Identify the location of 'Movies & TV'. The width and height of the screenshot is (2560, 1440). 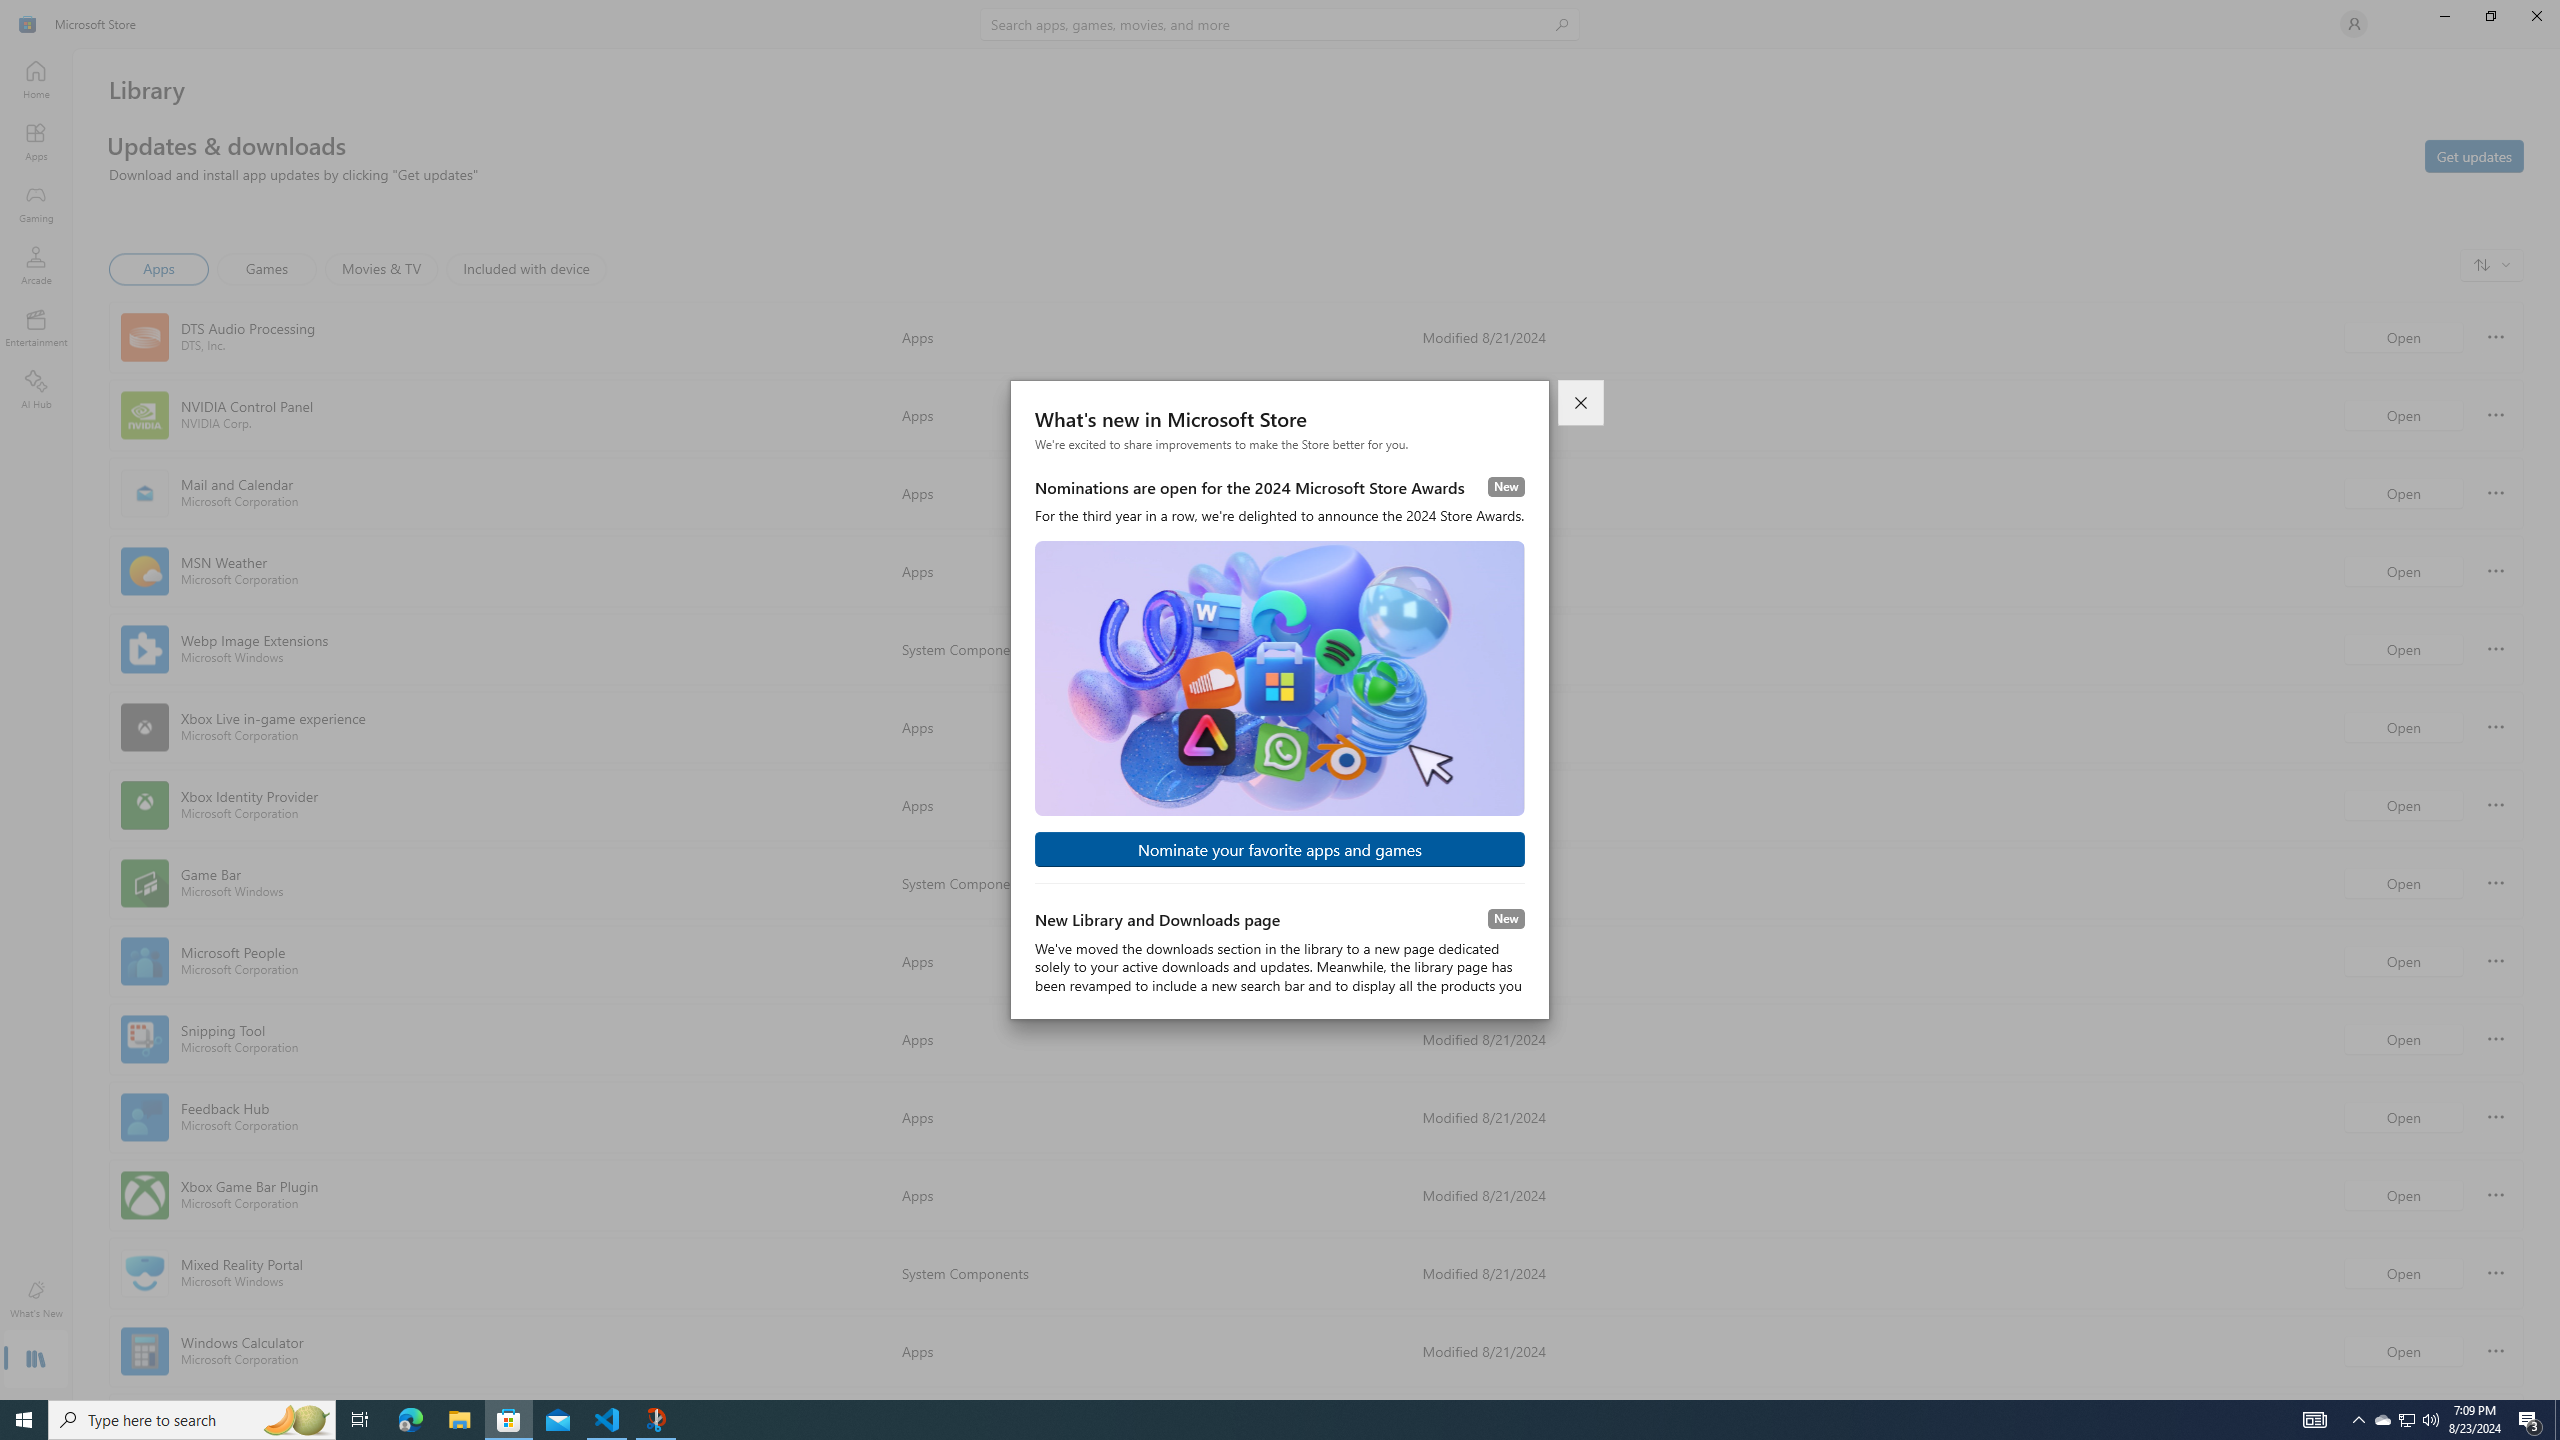
(380, 268).